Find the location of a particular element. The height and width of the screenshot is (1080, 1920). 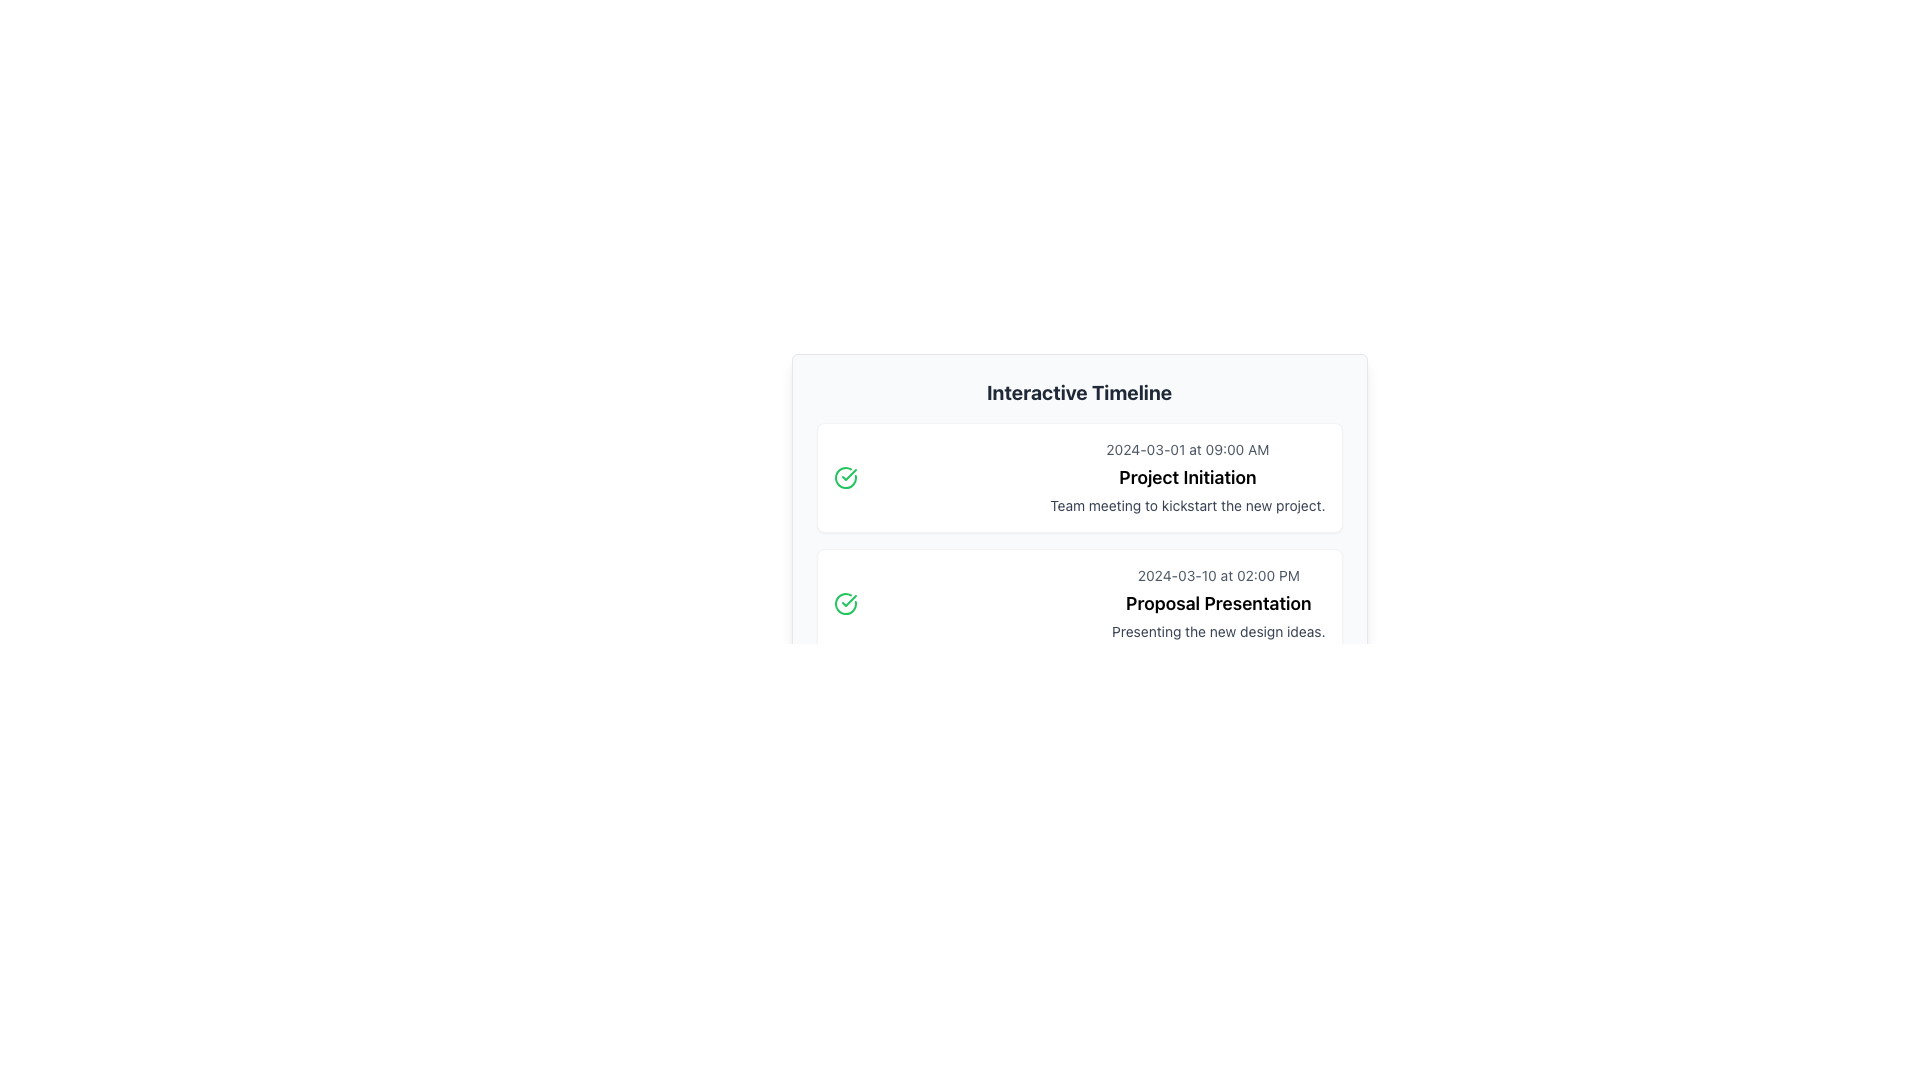

the Text display block that shows details about a scheduled event, located below 'Project Initiation' is located at coordinates (1217, 603).